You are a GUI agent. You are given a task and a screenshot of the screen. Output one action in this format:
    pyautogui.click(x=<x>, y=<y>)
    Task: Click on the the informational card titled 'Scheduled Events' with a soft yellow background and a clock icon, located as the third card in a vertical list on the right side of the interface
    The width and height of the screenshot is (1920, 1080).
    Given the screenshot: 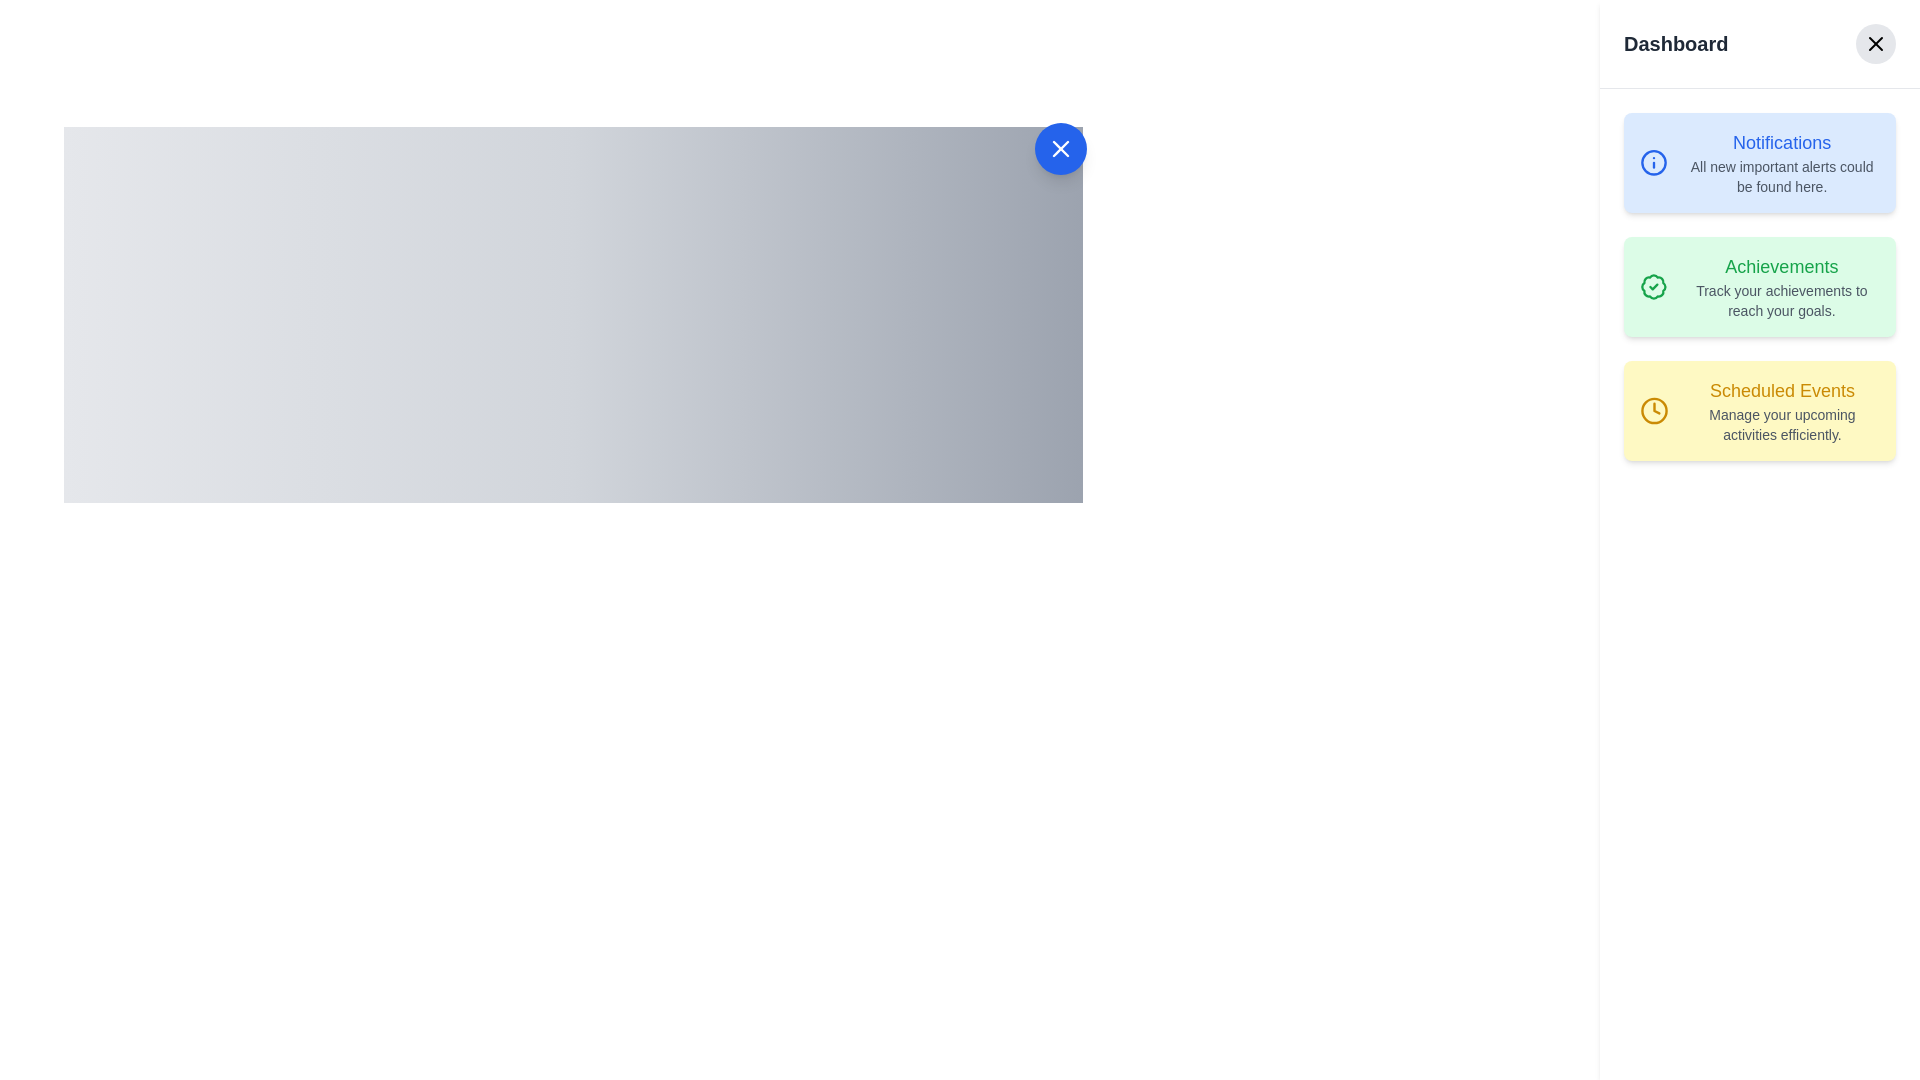 What is the action you would take?
    pyautogui.click(x=1760, y=410)
    